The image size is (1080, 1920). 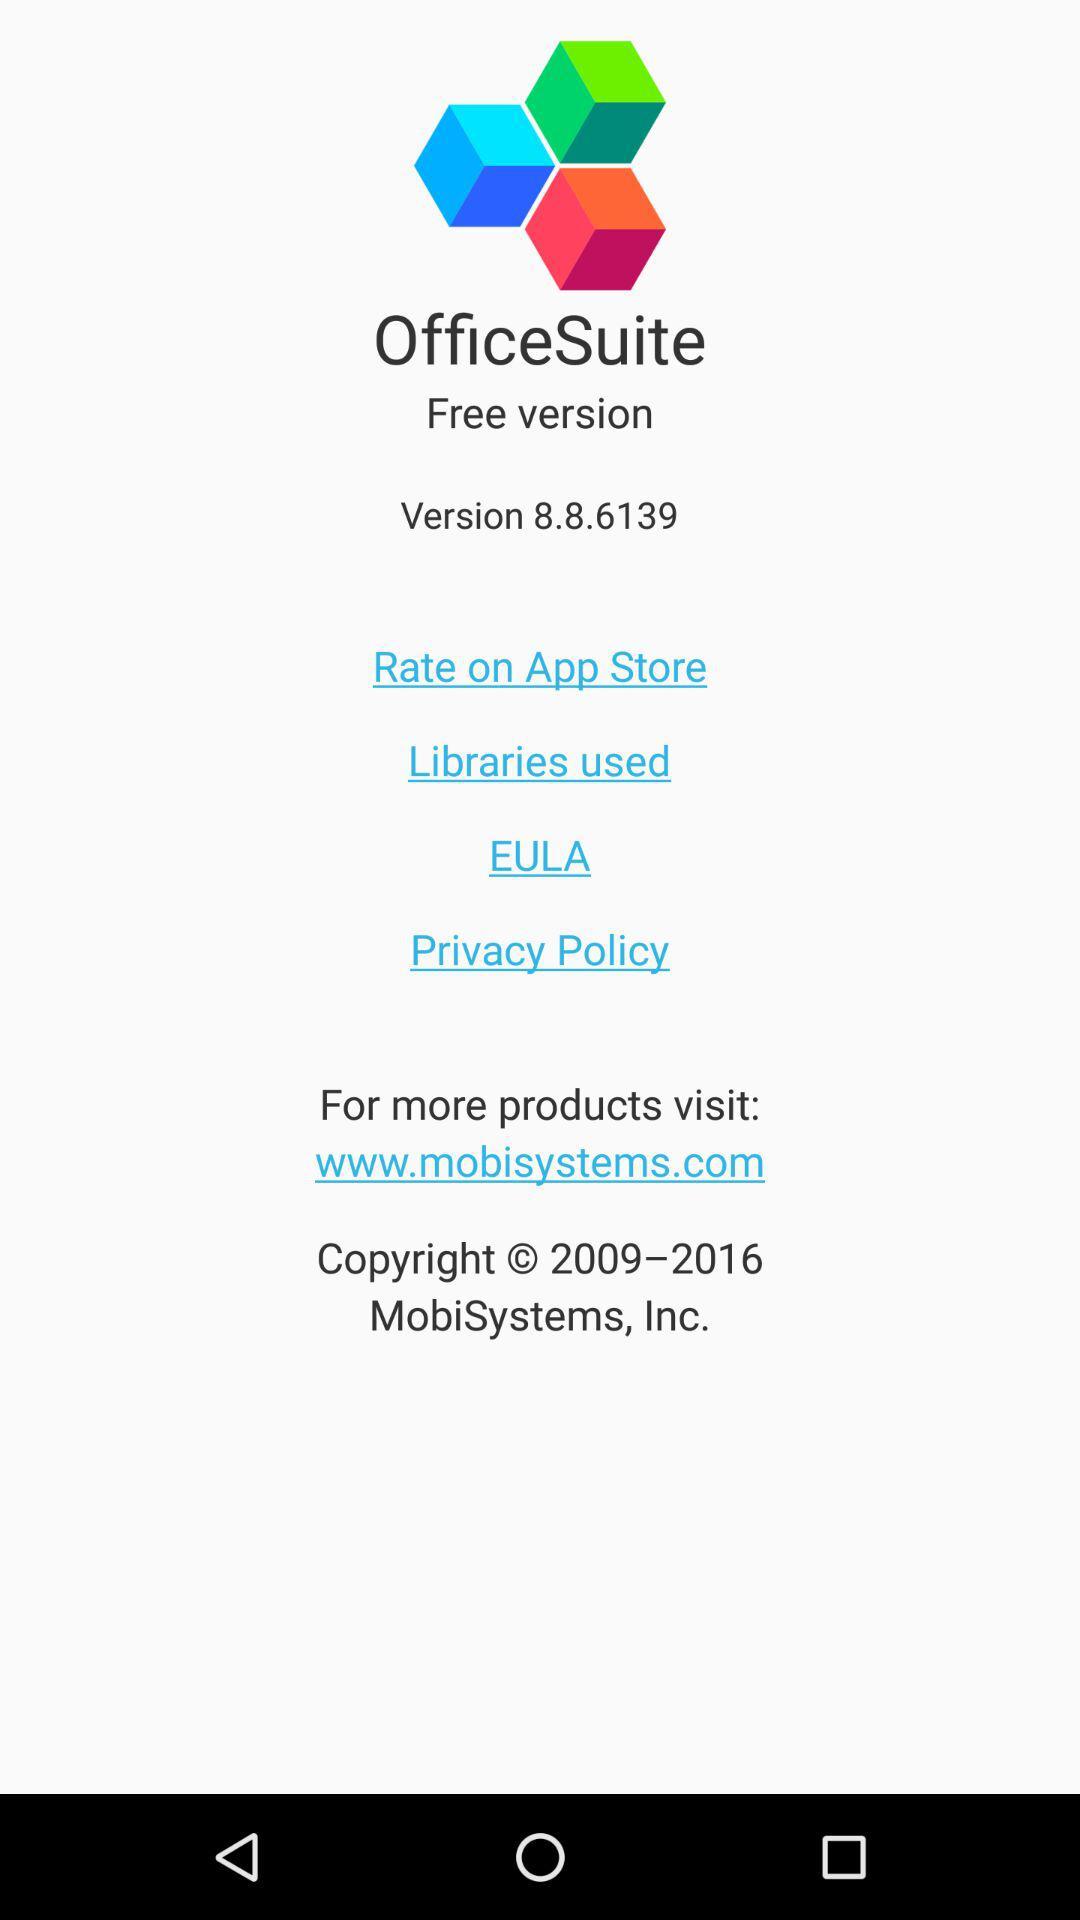 I want to click on the libraries used item, so click(x=538, y=758).